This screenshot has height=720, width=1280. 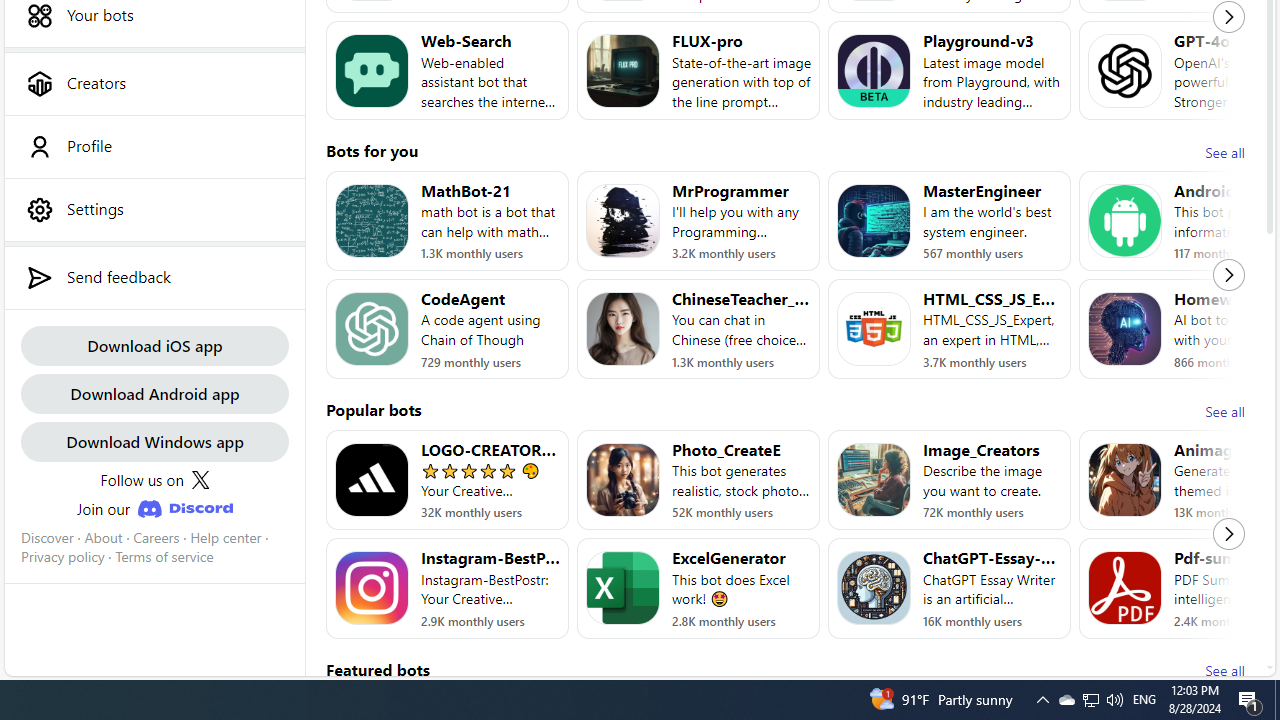 I want to click on 'Bot image for Homeworkbot679', so click(x=1125, y=328).